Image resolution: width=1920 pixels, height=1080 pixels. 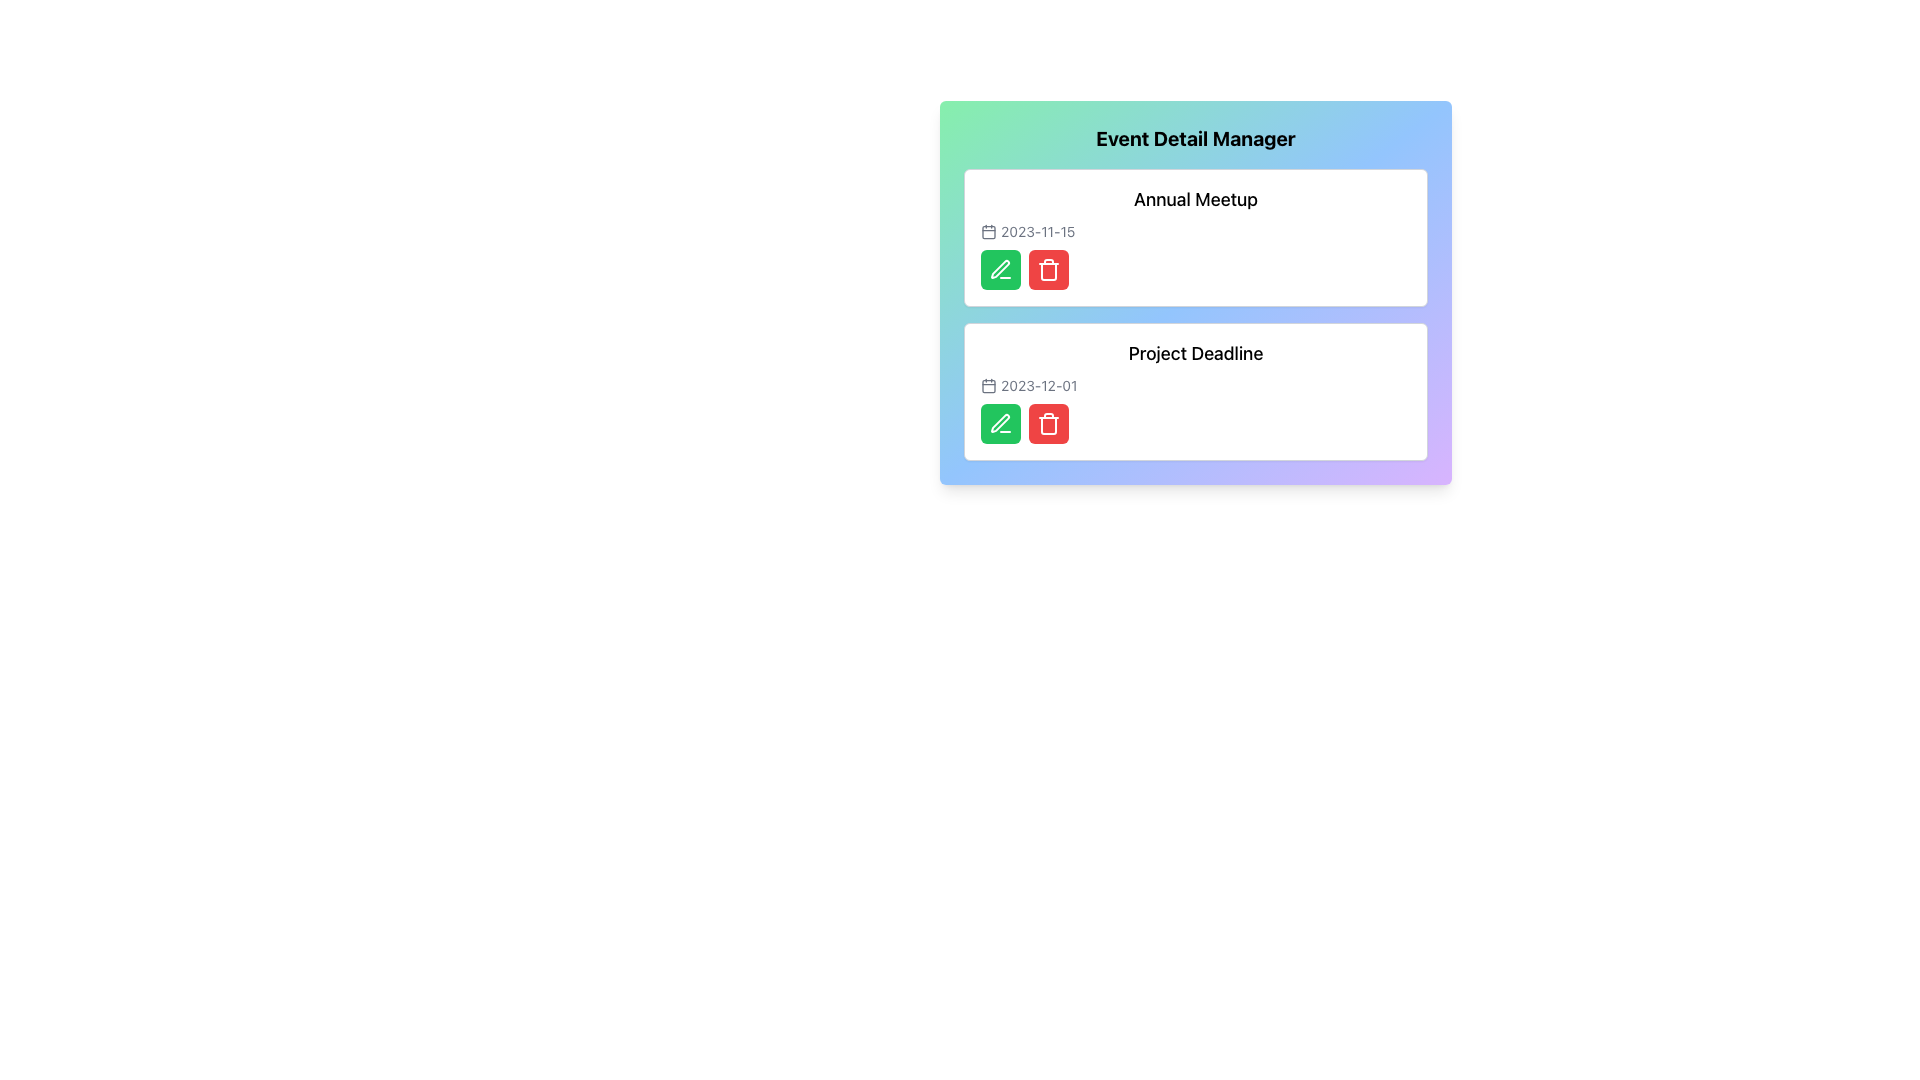 I want to click on the green outlined icon button resembling a pen, located within the 'Project Deadline' card, so click(x=1000, y=422).